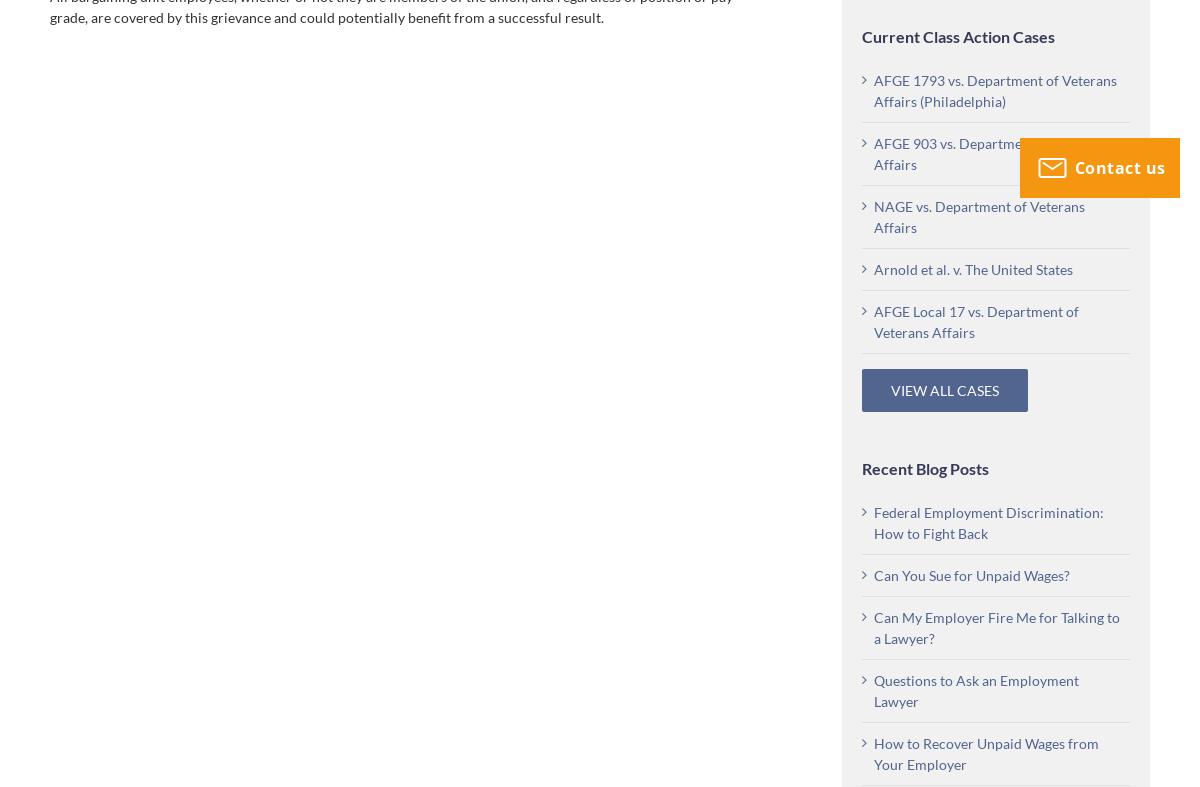  Describe the element at coordinates (860, 34) in the screenshot. I see `'Current Class Action Cases'` at that location.